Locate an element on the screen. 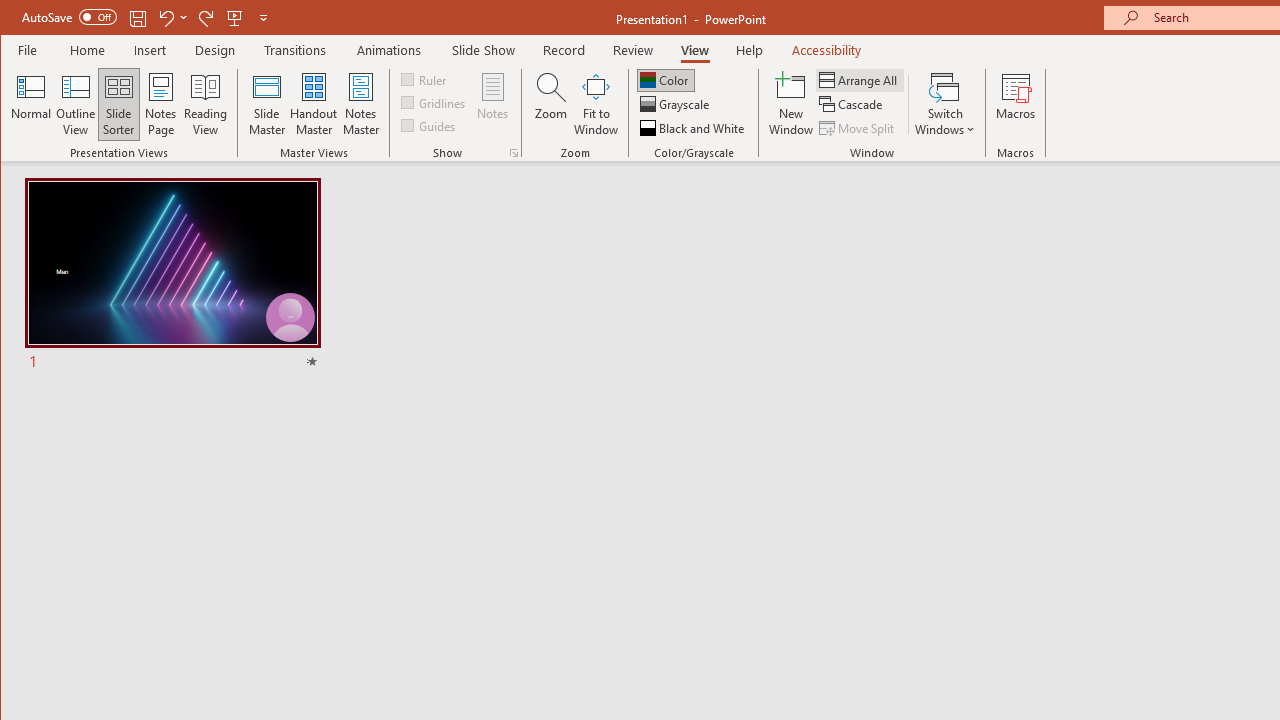  'Grayscale' is located at coordinates (676, 104).